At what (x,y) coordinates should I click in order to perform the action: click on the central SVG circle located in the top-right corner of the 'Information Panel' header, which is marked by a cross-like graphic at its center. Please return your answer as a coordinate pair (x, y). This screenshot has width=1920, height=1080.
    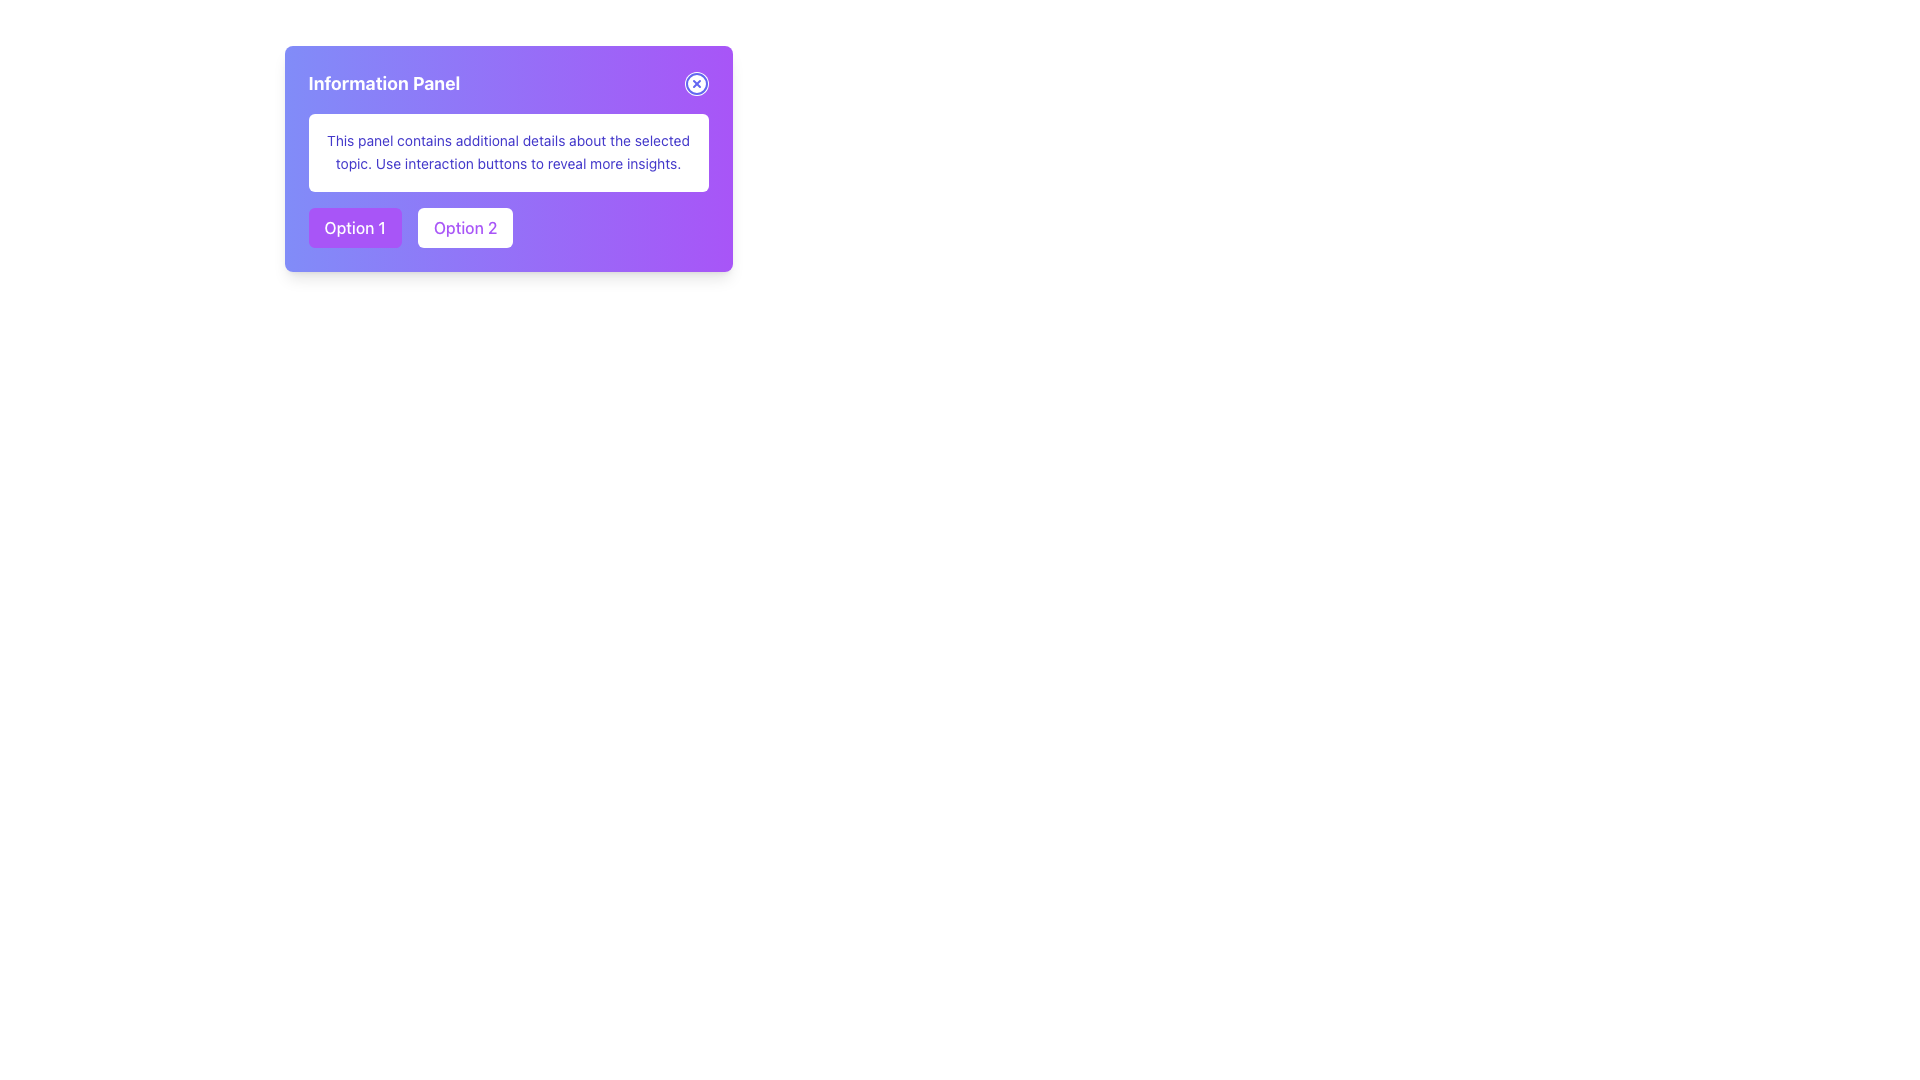
    Looking at the image, I should click on (696, 83).